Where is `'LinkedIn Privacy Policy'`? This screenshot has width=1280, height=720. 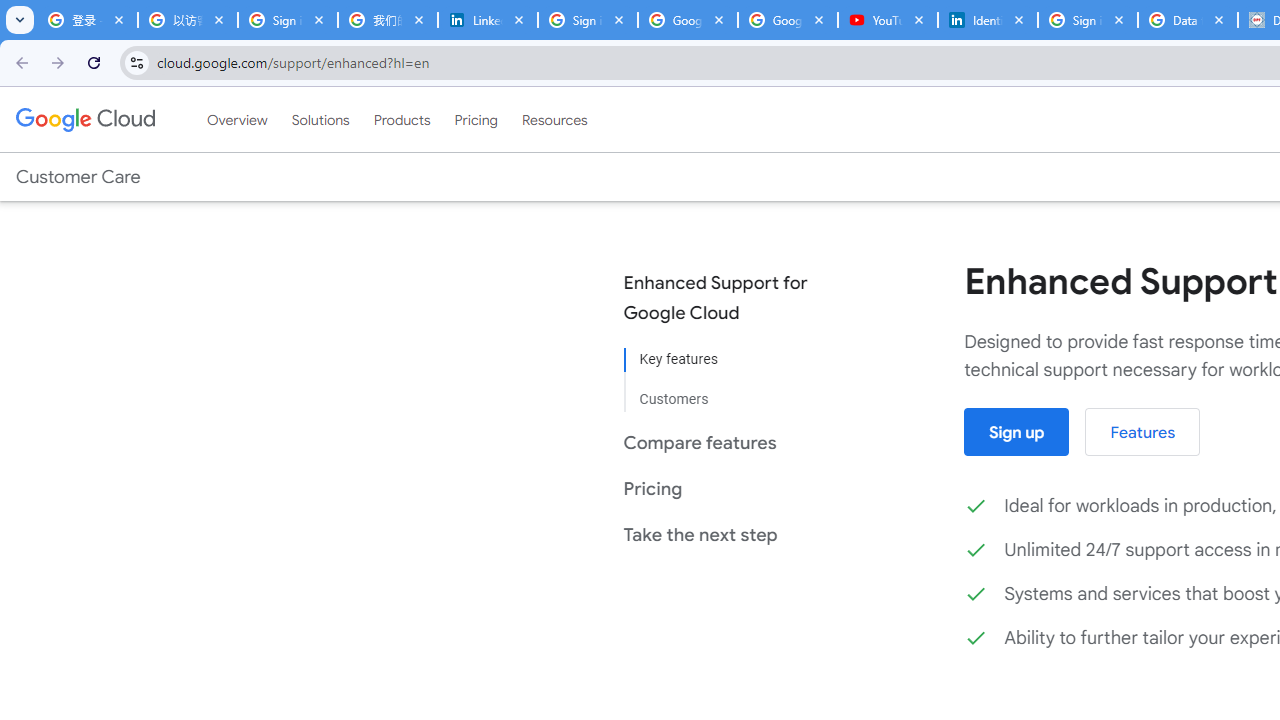 'LinkedIn Privacy Policy' is located at coordinates (487, 20).